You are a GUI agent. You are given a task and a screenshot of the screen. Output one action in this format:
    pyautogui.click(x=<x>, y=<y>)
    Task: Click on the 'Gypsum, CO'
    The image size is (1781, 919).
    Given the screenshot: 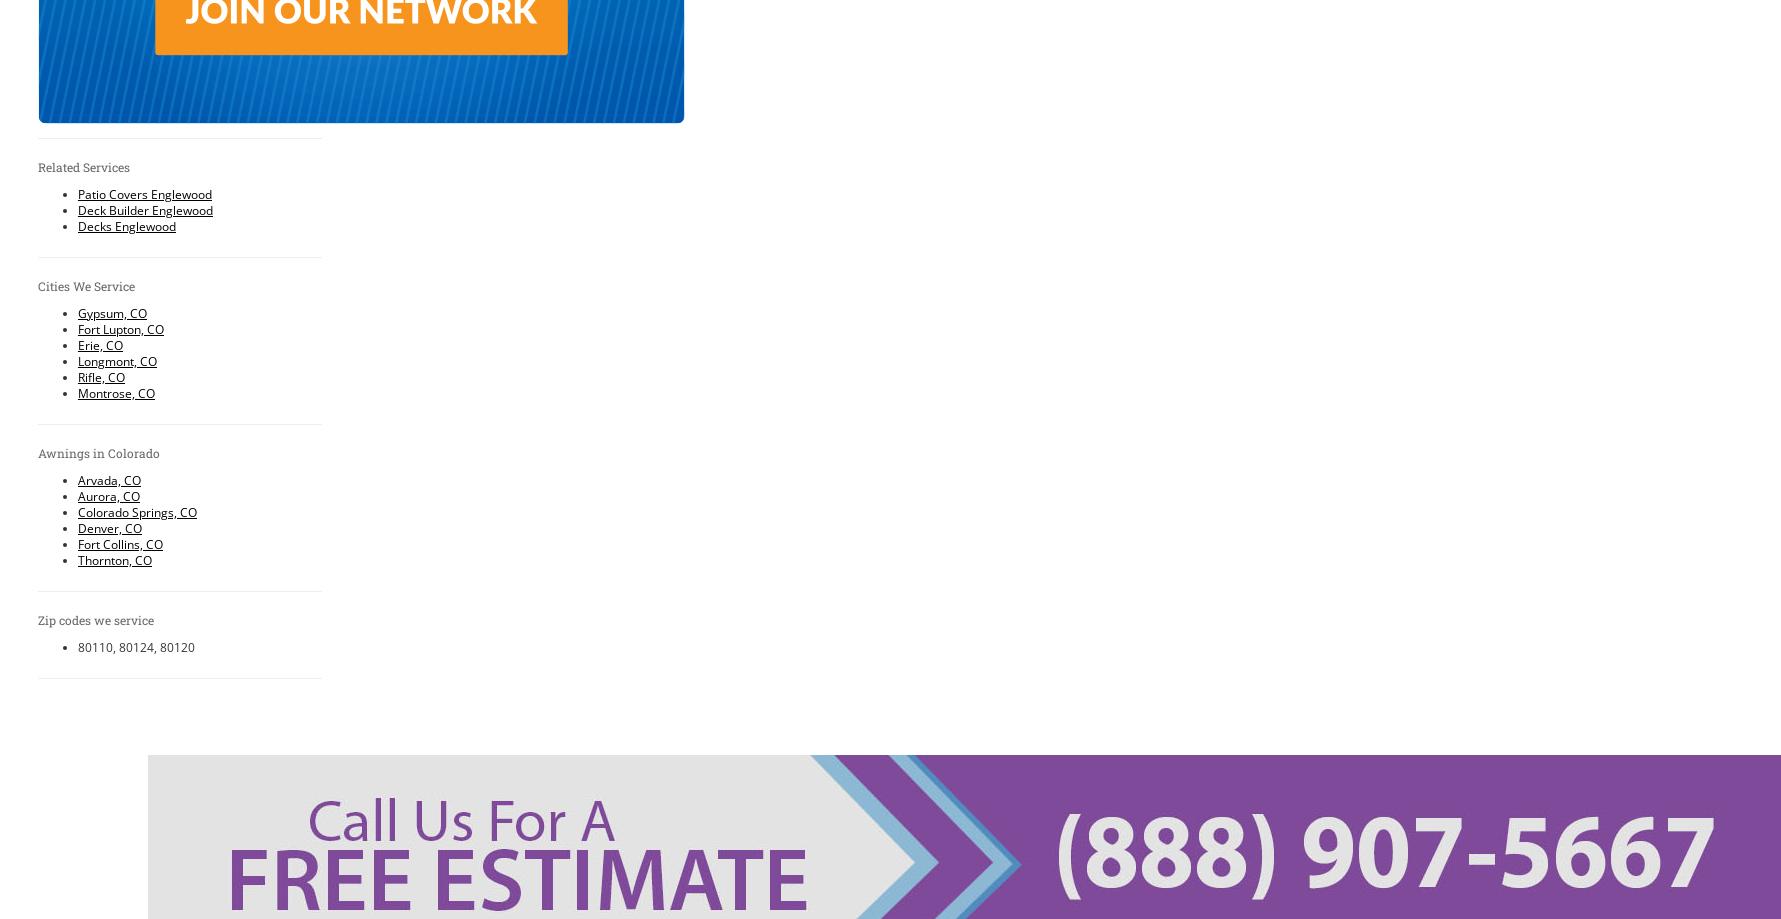 What is the action you would take?
    pyautogui.click(x=111, y=311)
    